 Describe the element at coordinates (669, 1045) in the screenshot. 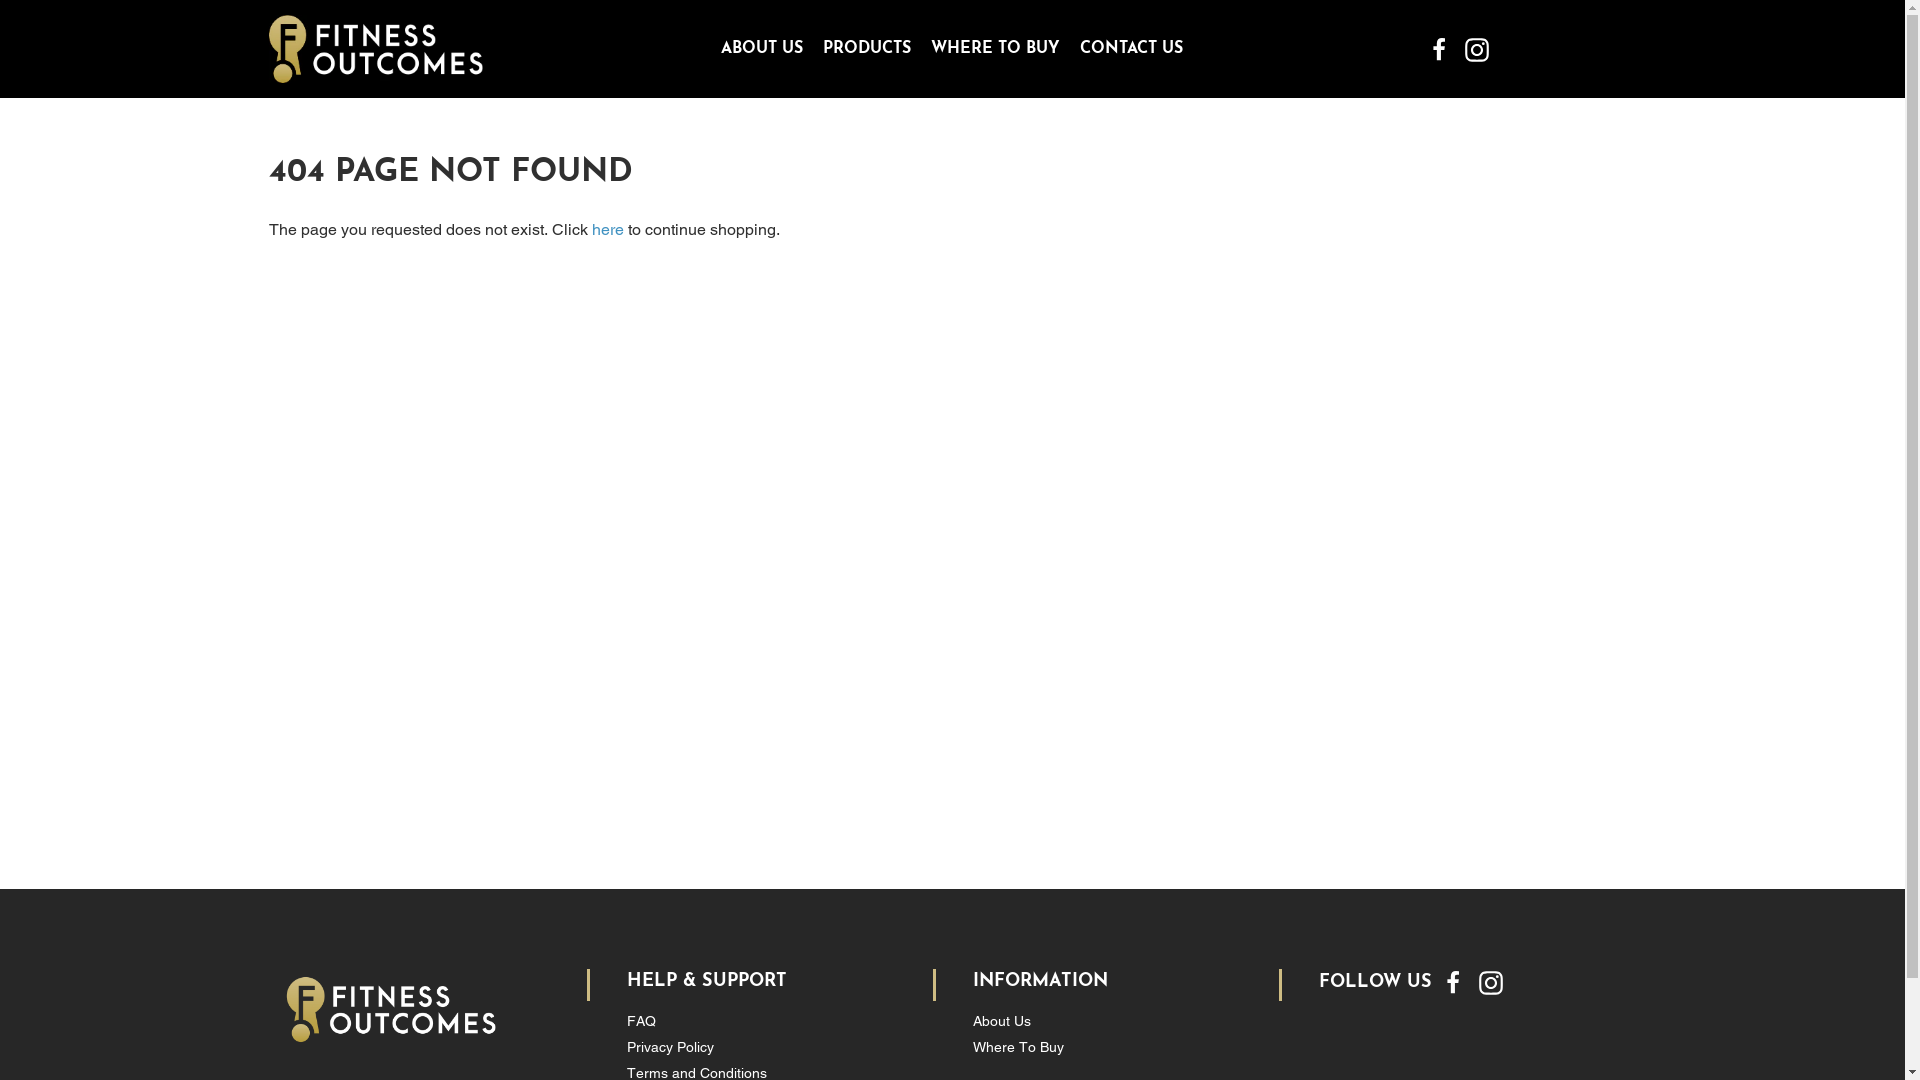

I see `'Privacy Policy'` at that location.